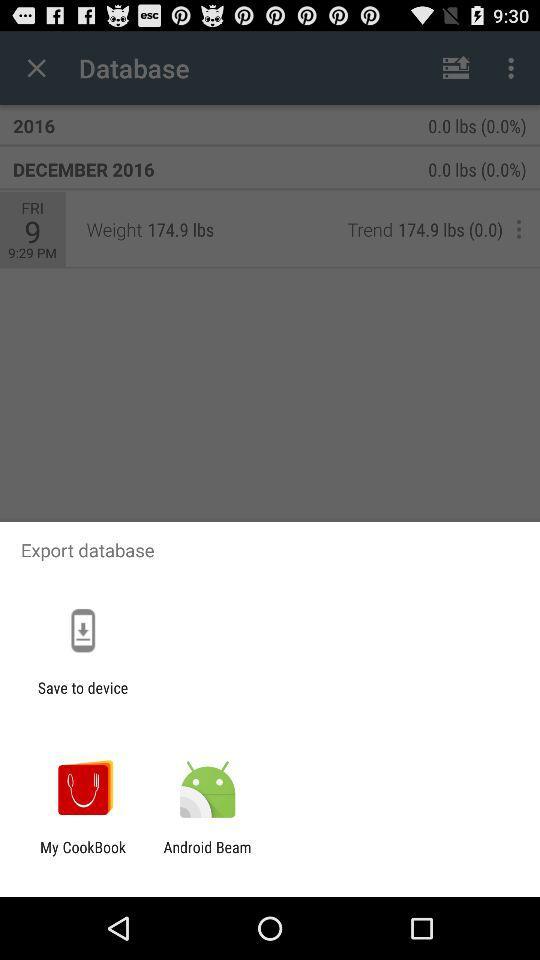  Describe the element at coordinates (82, 855) in the screenshot. I see `my cookbook app` at that location.